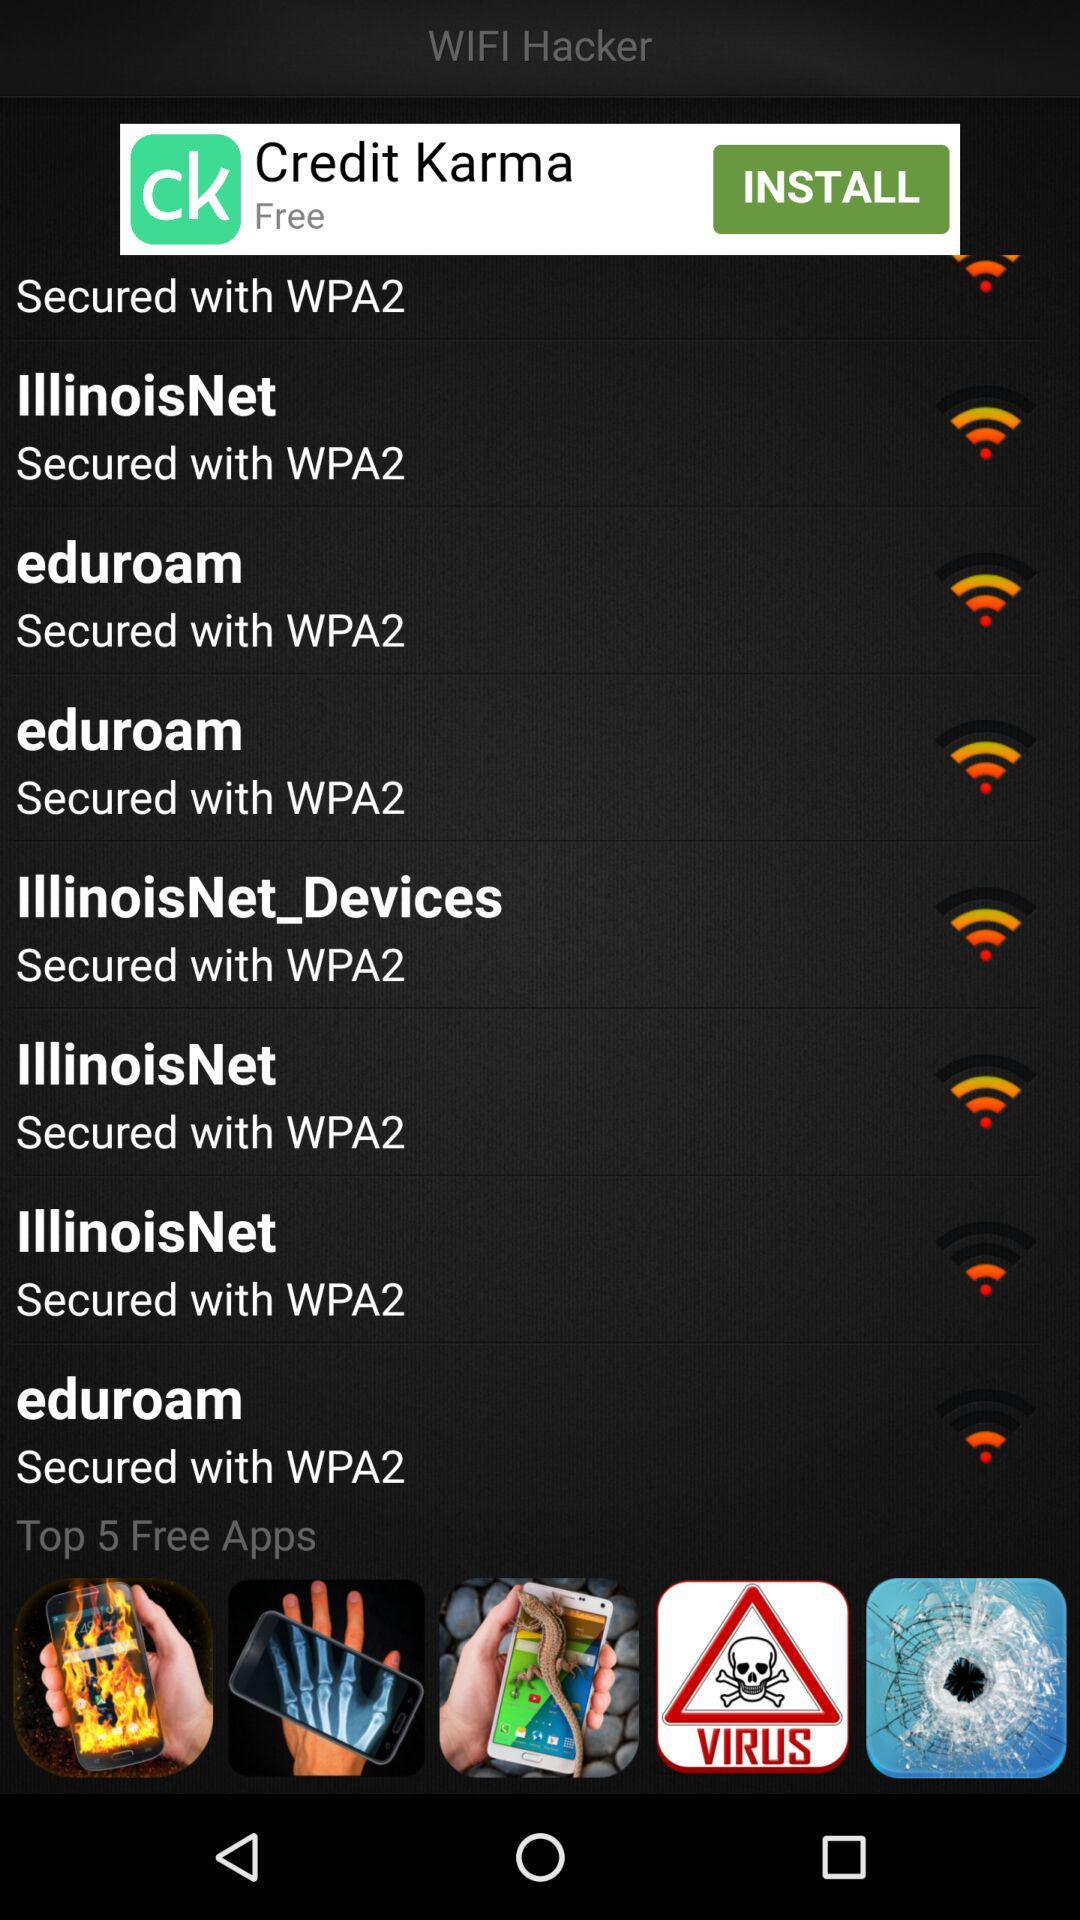 This screenshot has height=1920, width=1080. What do you see at coordinates (325, 1677) in the screenshot?
I see `app` at bounding box center [325, 1677].